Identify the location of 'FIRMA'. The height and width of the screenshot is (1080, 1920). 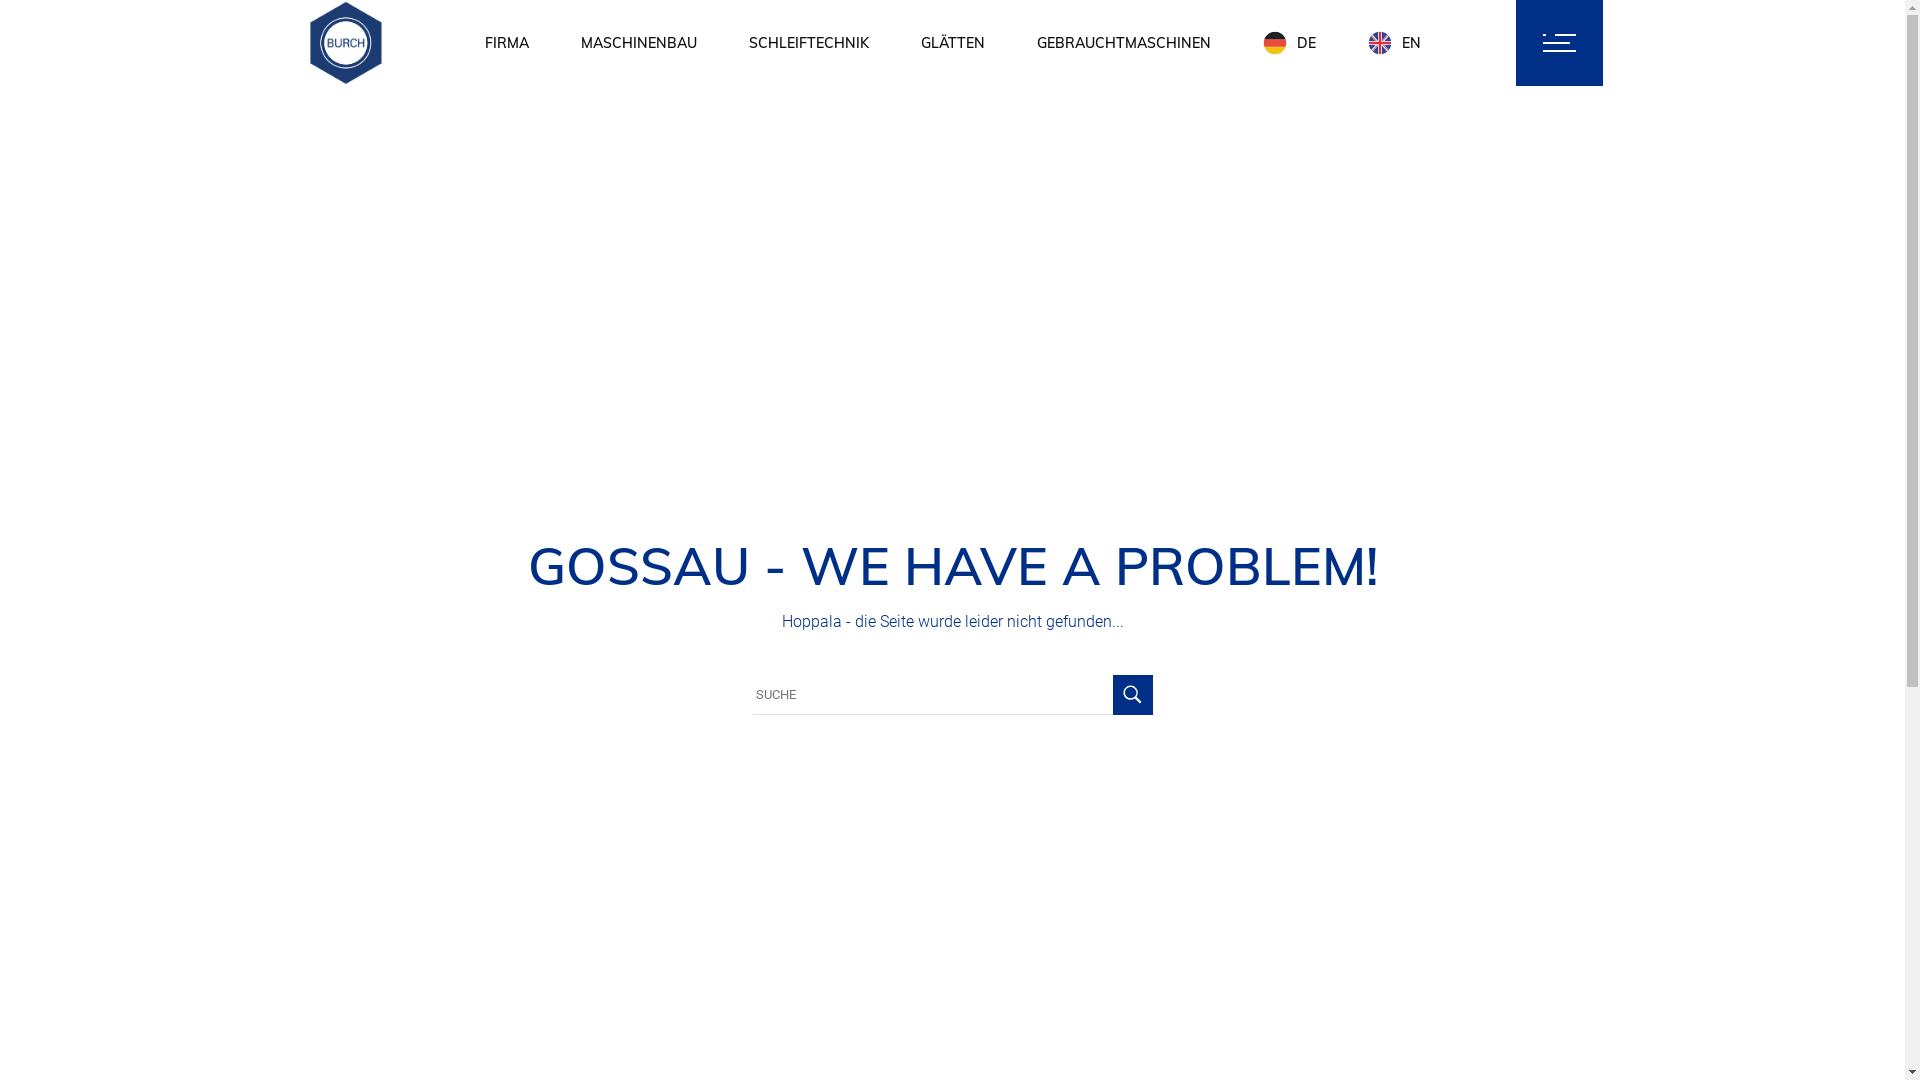
(505, 42).